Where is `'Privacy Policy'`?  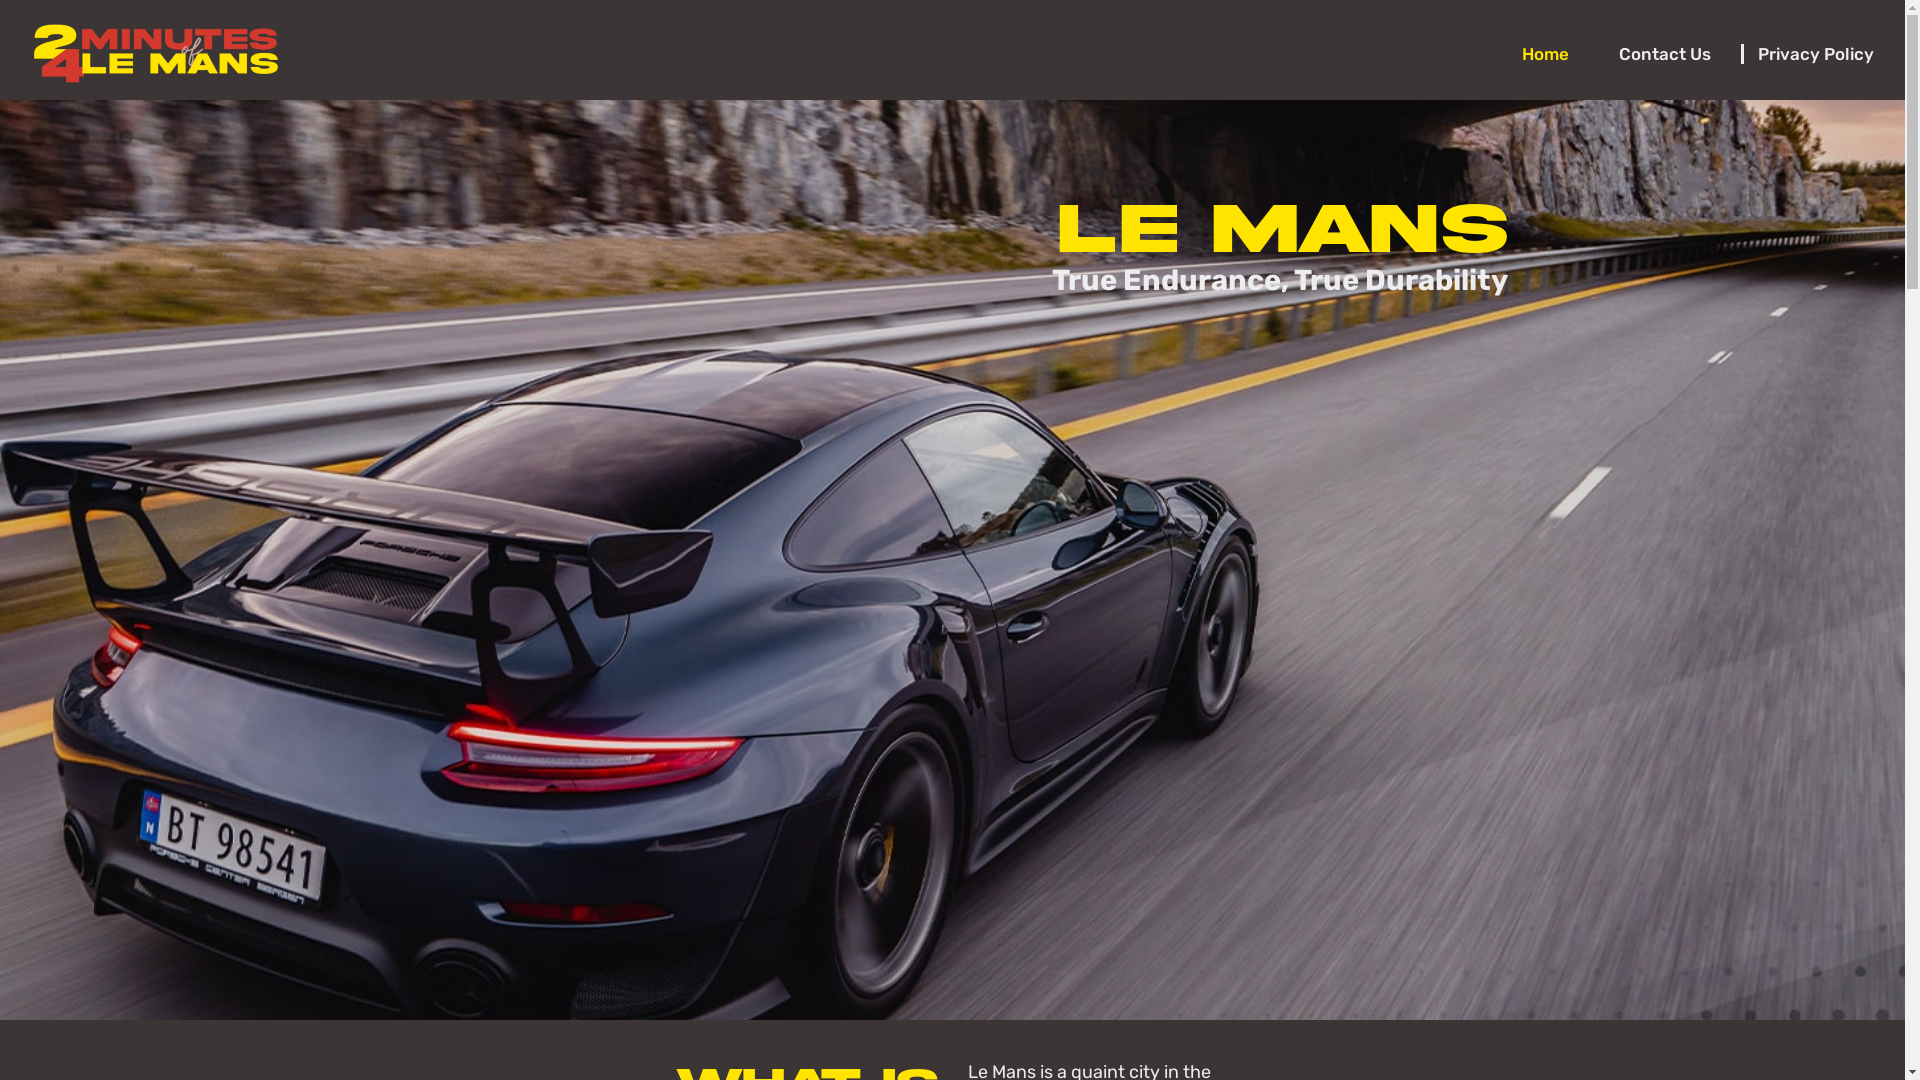 'Privacy Policy' is located at coordinates (1807, 53).